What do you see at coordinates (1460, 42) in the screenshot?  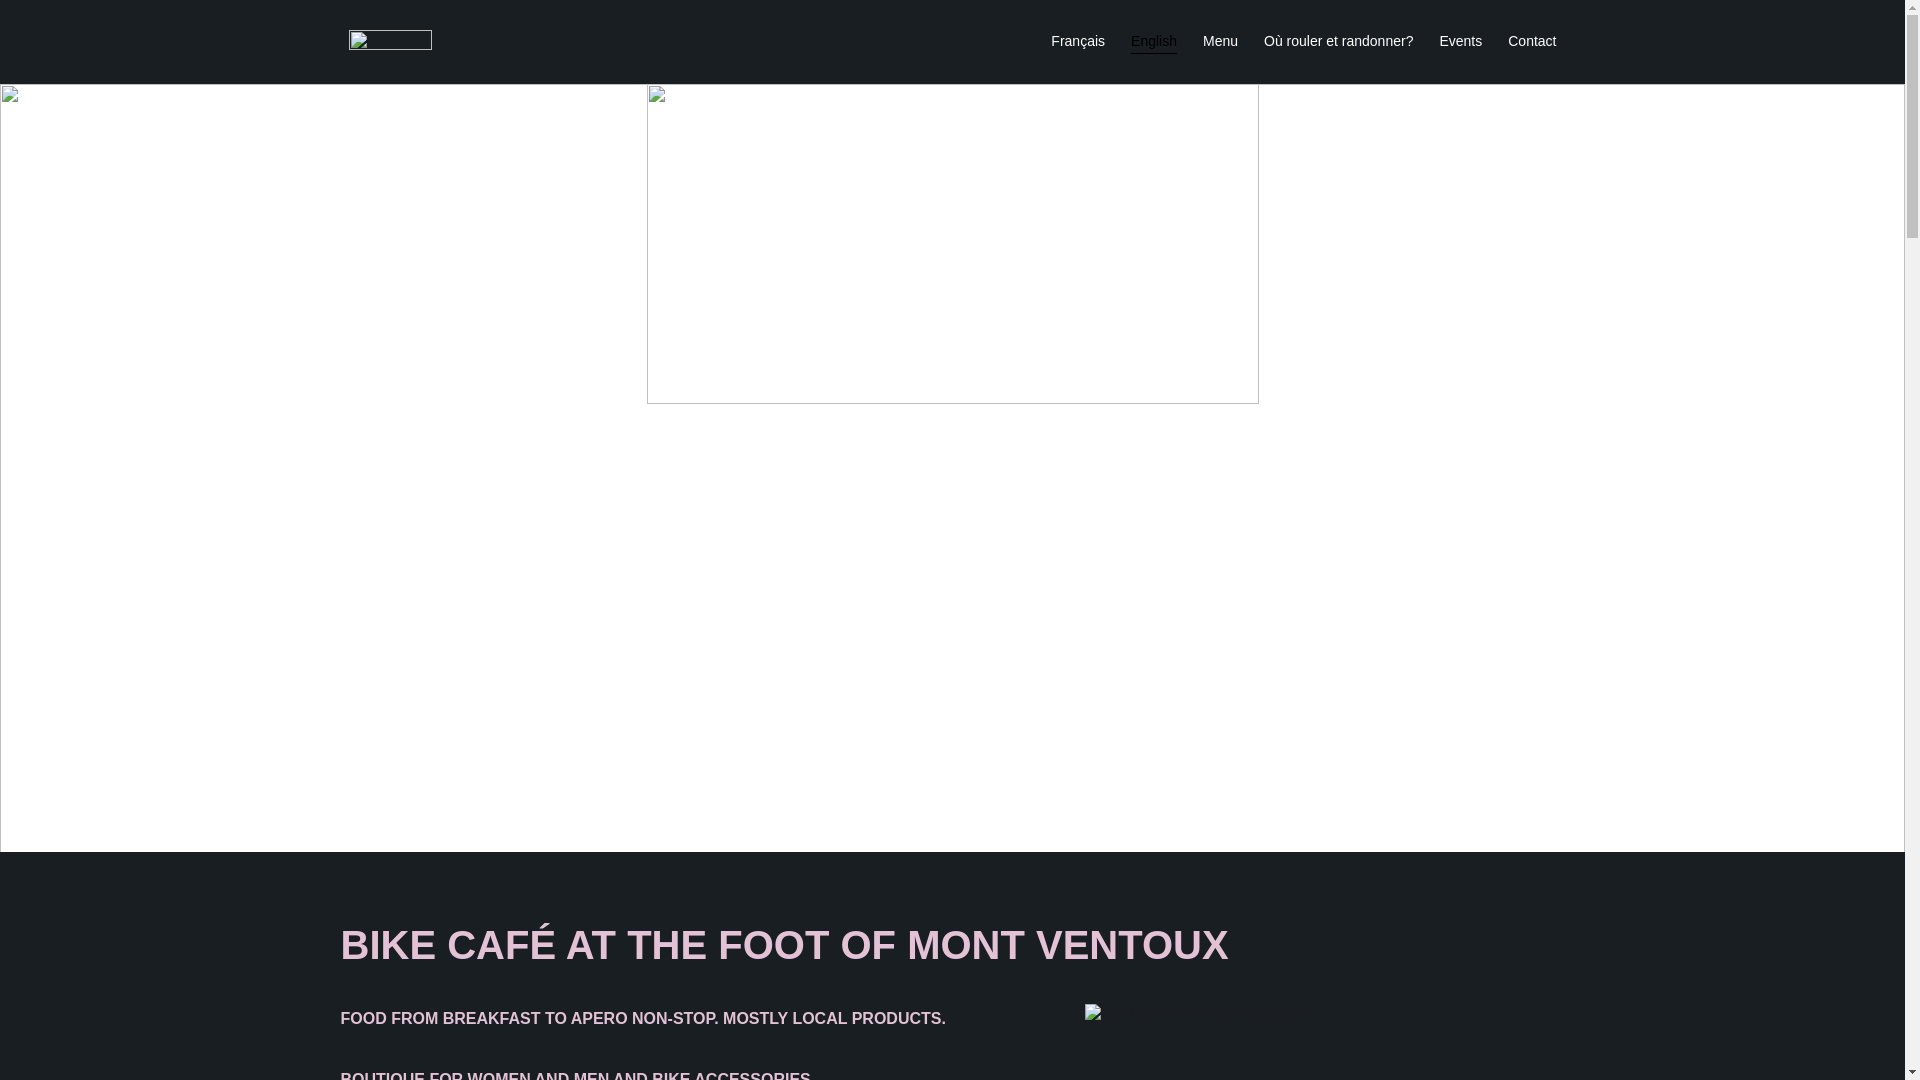 I see `'Events'` at bounding box center [1460, 42].